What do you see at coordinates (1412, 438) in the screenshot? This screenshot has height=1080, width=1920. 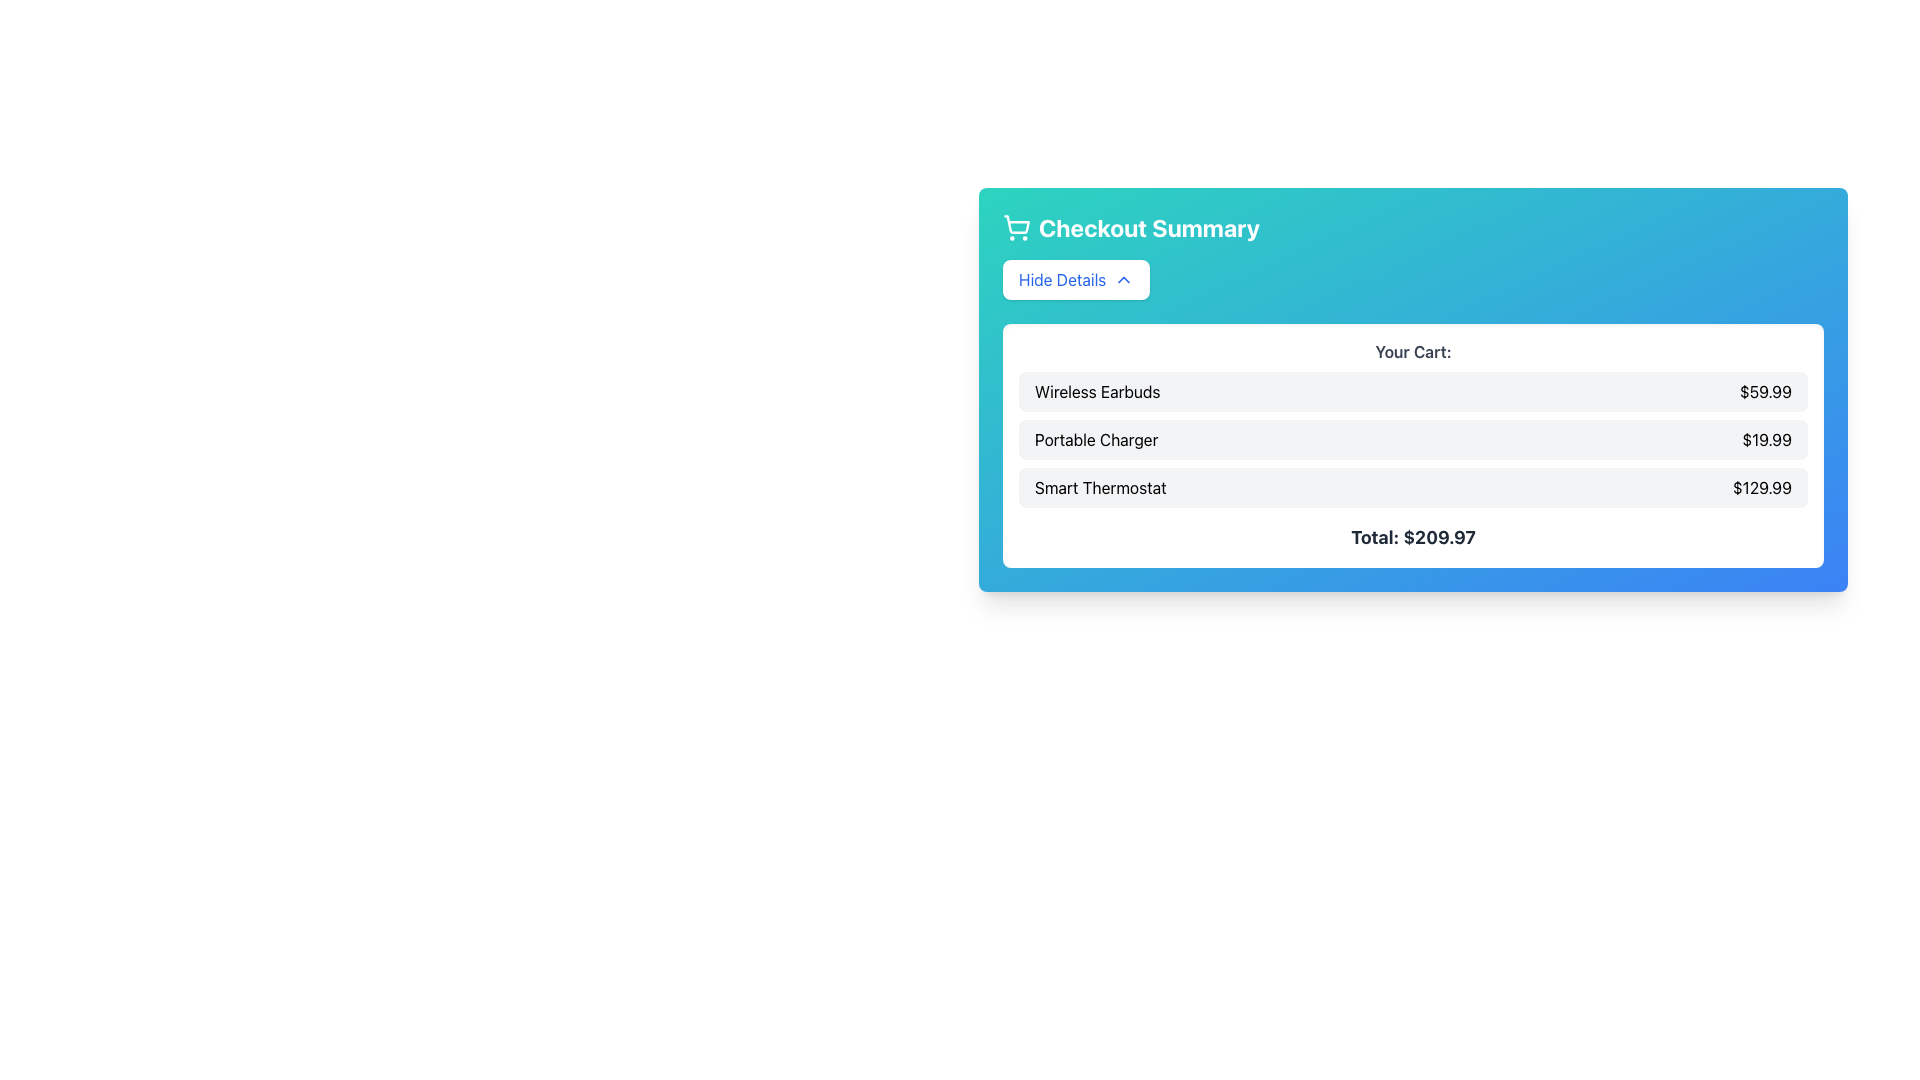 I see `the second item in the shopping cart, labeled 'Portable Charger' priced at '$19.99', to modify or remove the item if the functionality is available` at bounding box center [1412, 438].